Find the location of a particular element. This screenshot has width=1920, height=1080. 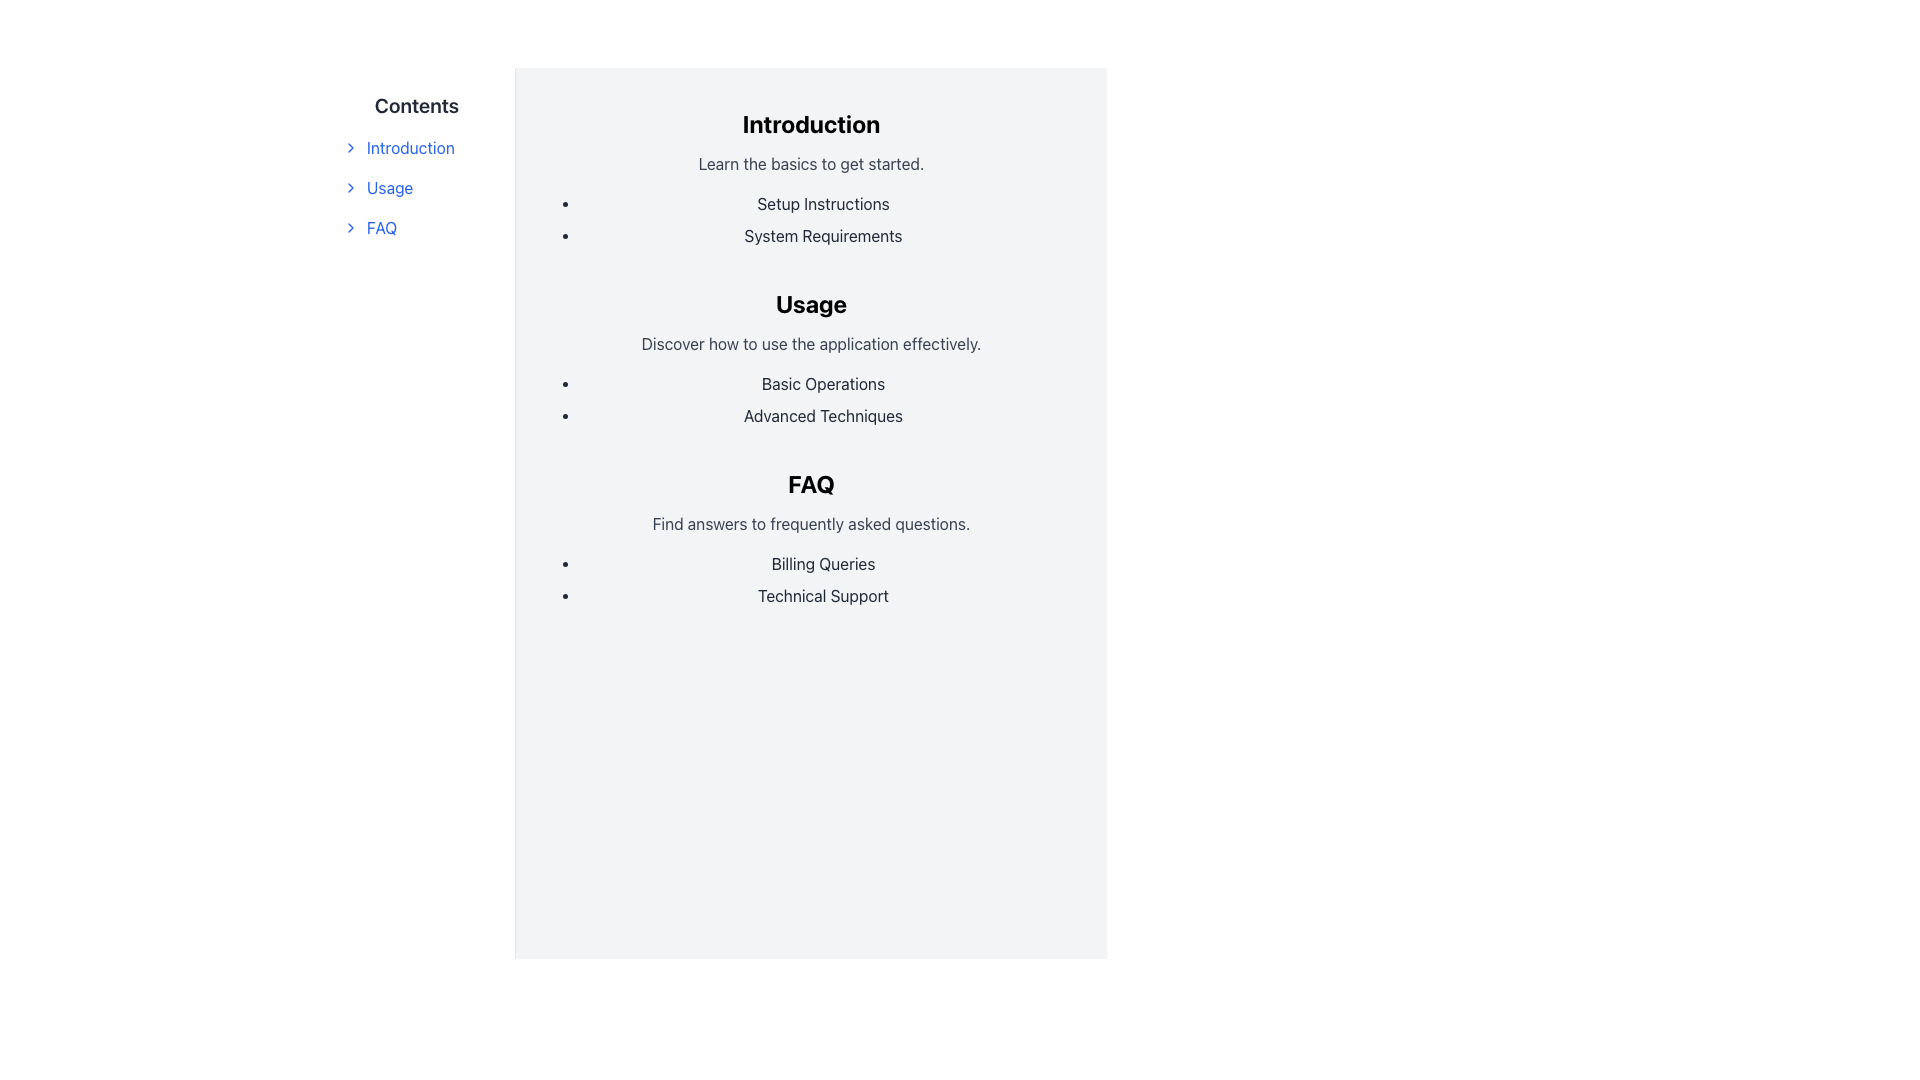

contents of the List element located in the 'FAQ' section, specifically presenting options for 'Billing Queries' and 'Technical Support' is located at coordinates (811, 579).